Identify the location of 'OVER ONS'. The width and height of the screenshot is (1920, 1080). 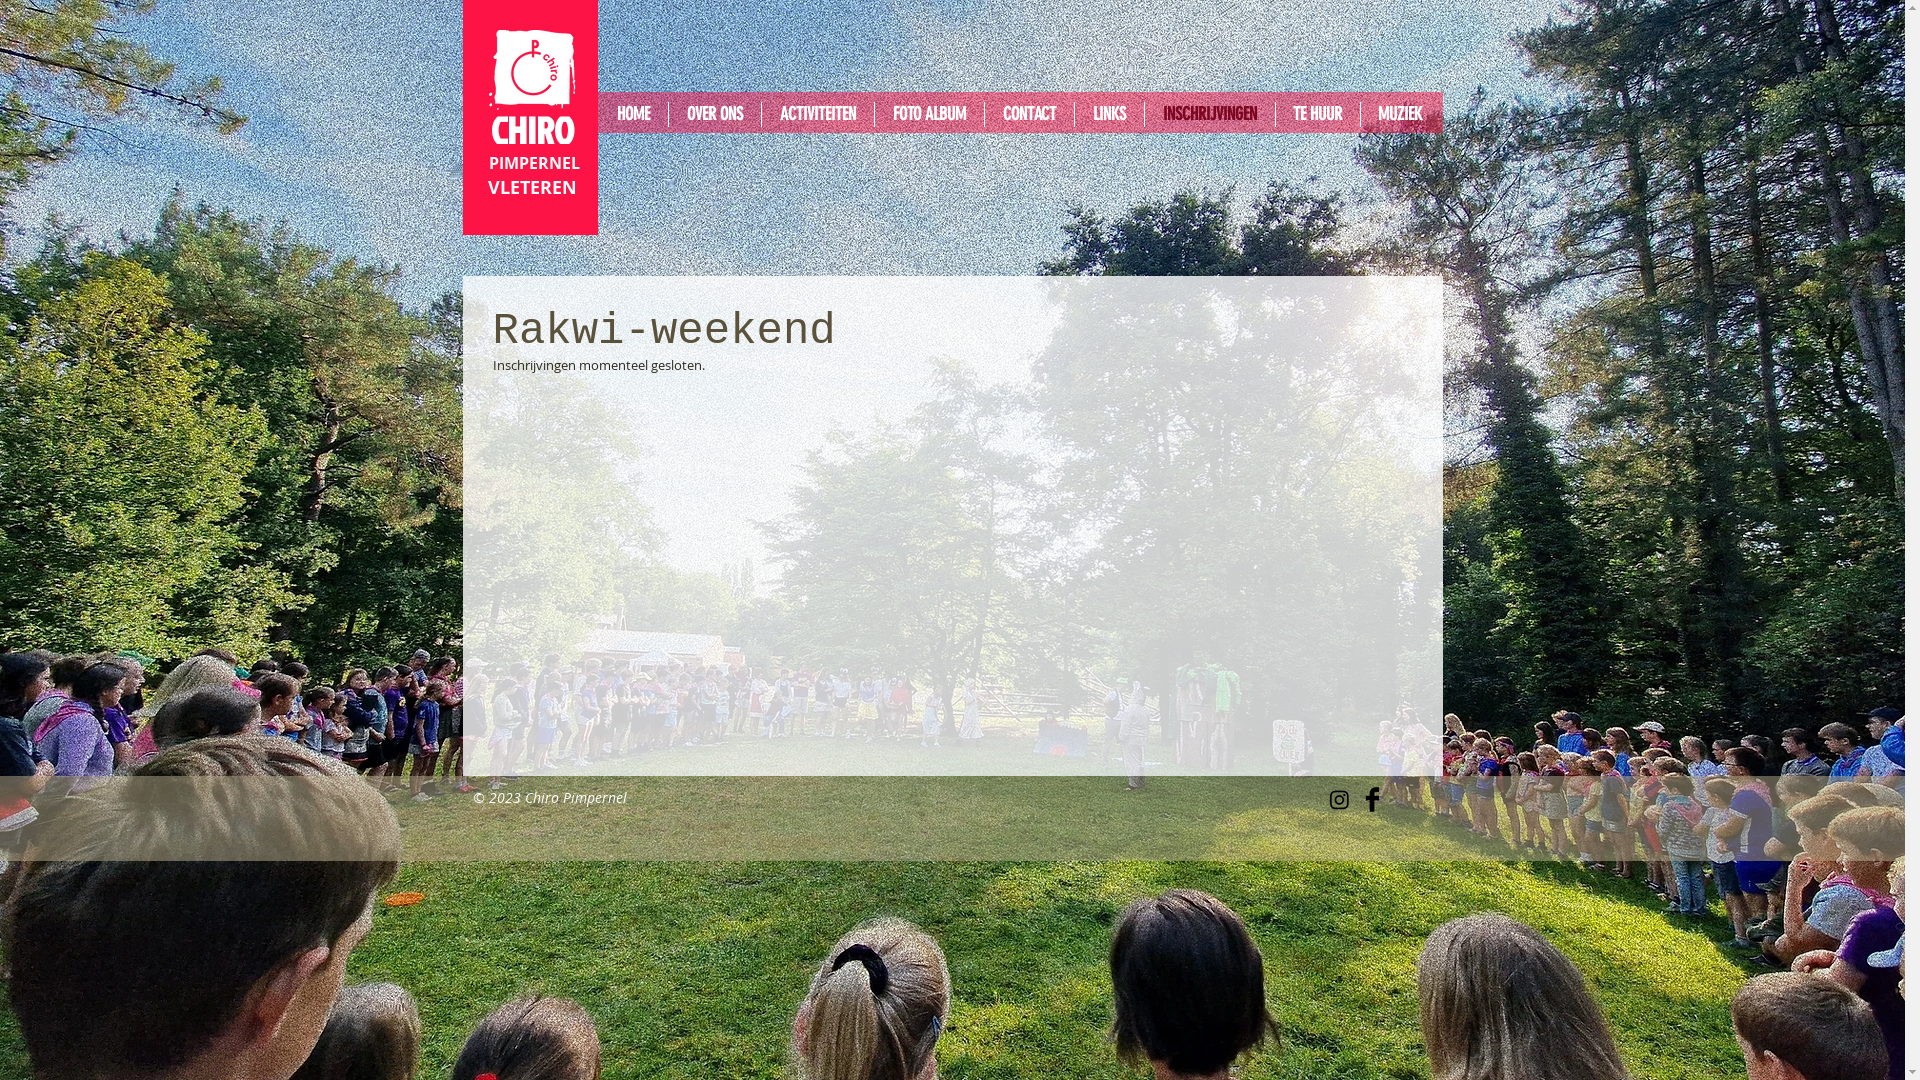
(667, 114).